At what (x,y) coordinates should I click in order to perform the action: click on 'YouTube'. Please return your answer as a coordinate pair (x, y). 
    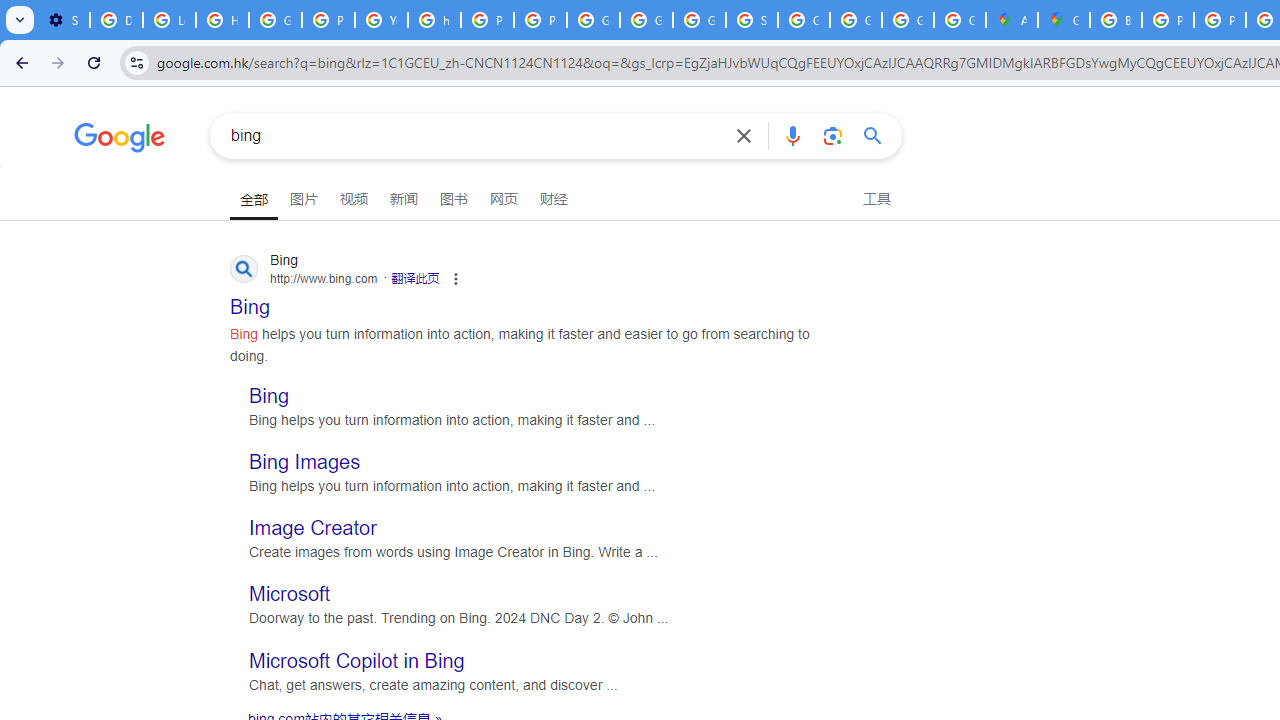
    Looking at the image, I should click on (381, 20).